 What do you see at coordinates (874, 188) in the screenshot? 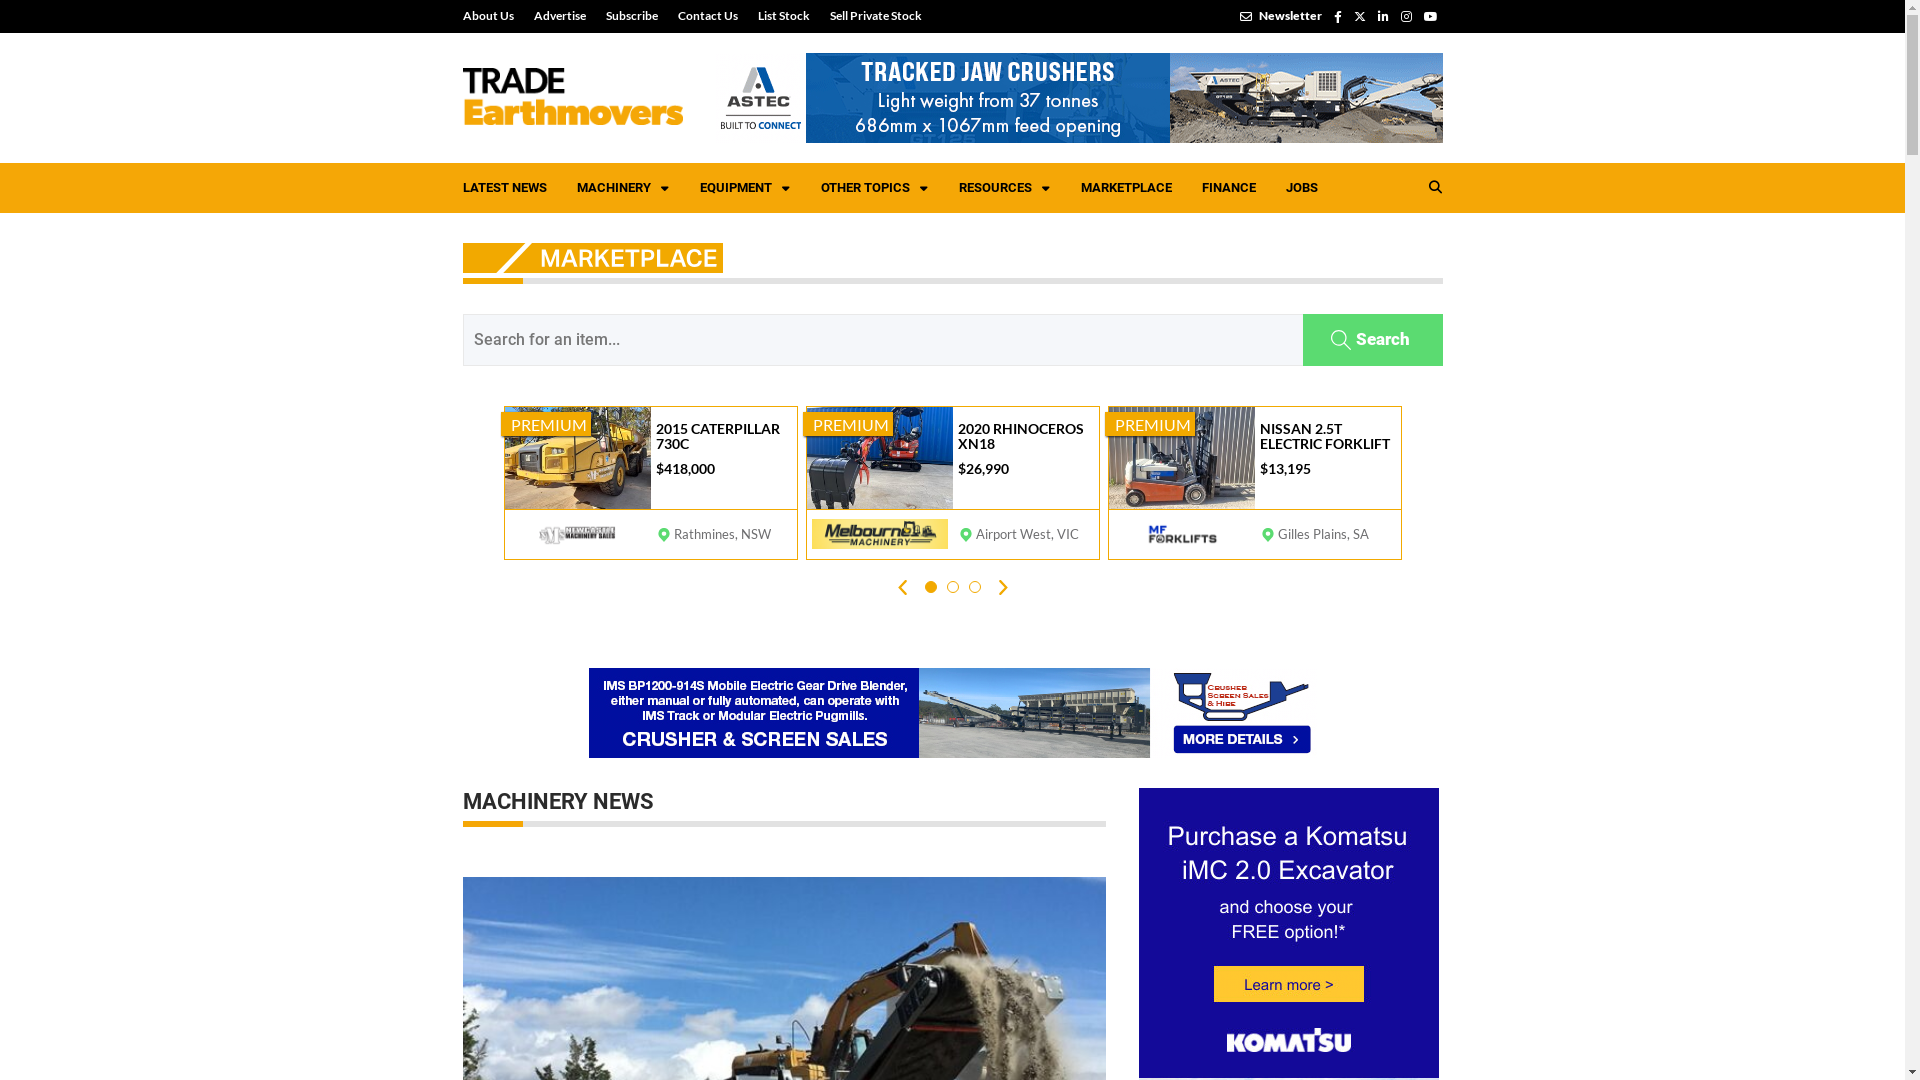
I see `'OTHER TOPICS'` at bounding box center [874, 188].